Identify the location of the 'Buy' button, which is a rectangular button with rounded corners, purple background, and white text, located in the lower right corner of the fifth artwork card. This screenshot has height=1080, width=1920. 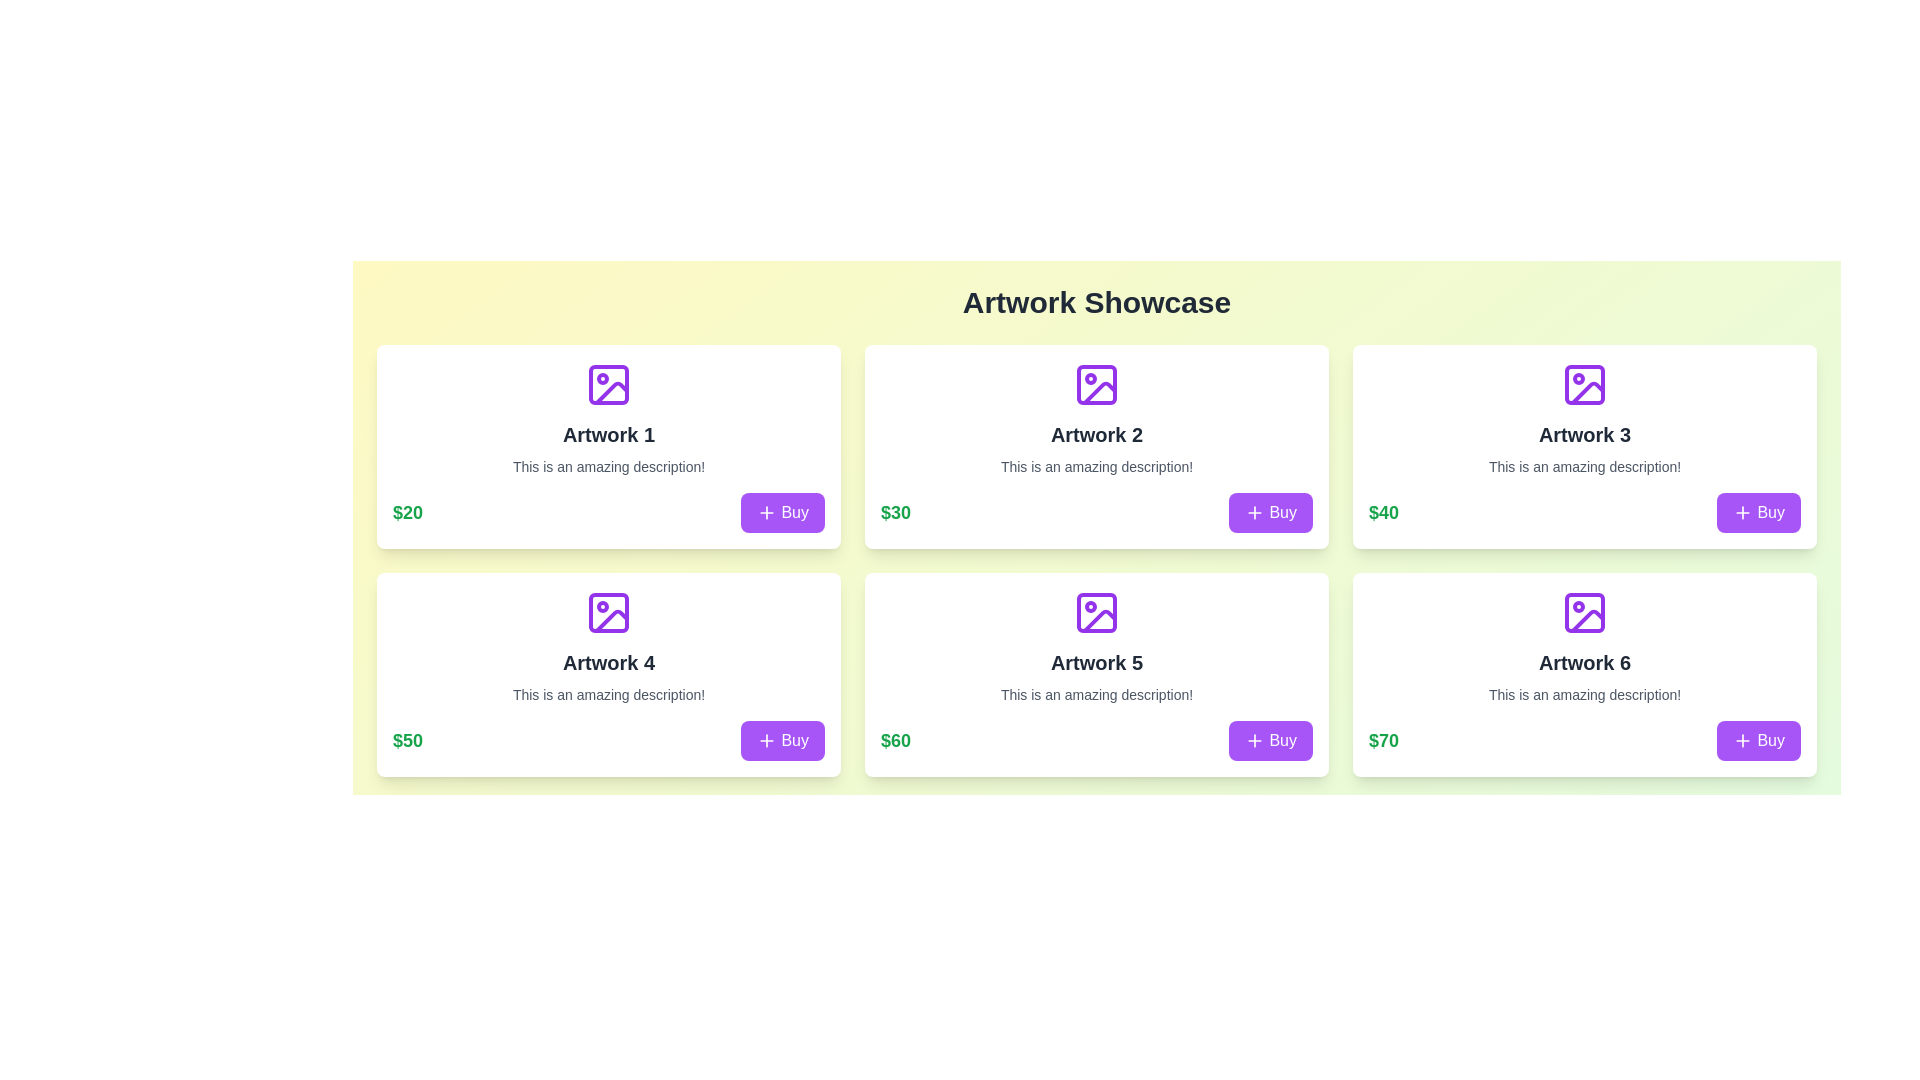
(1270, 740).